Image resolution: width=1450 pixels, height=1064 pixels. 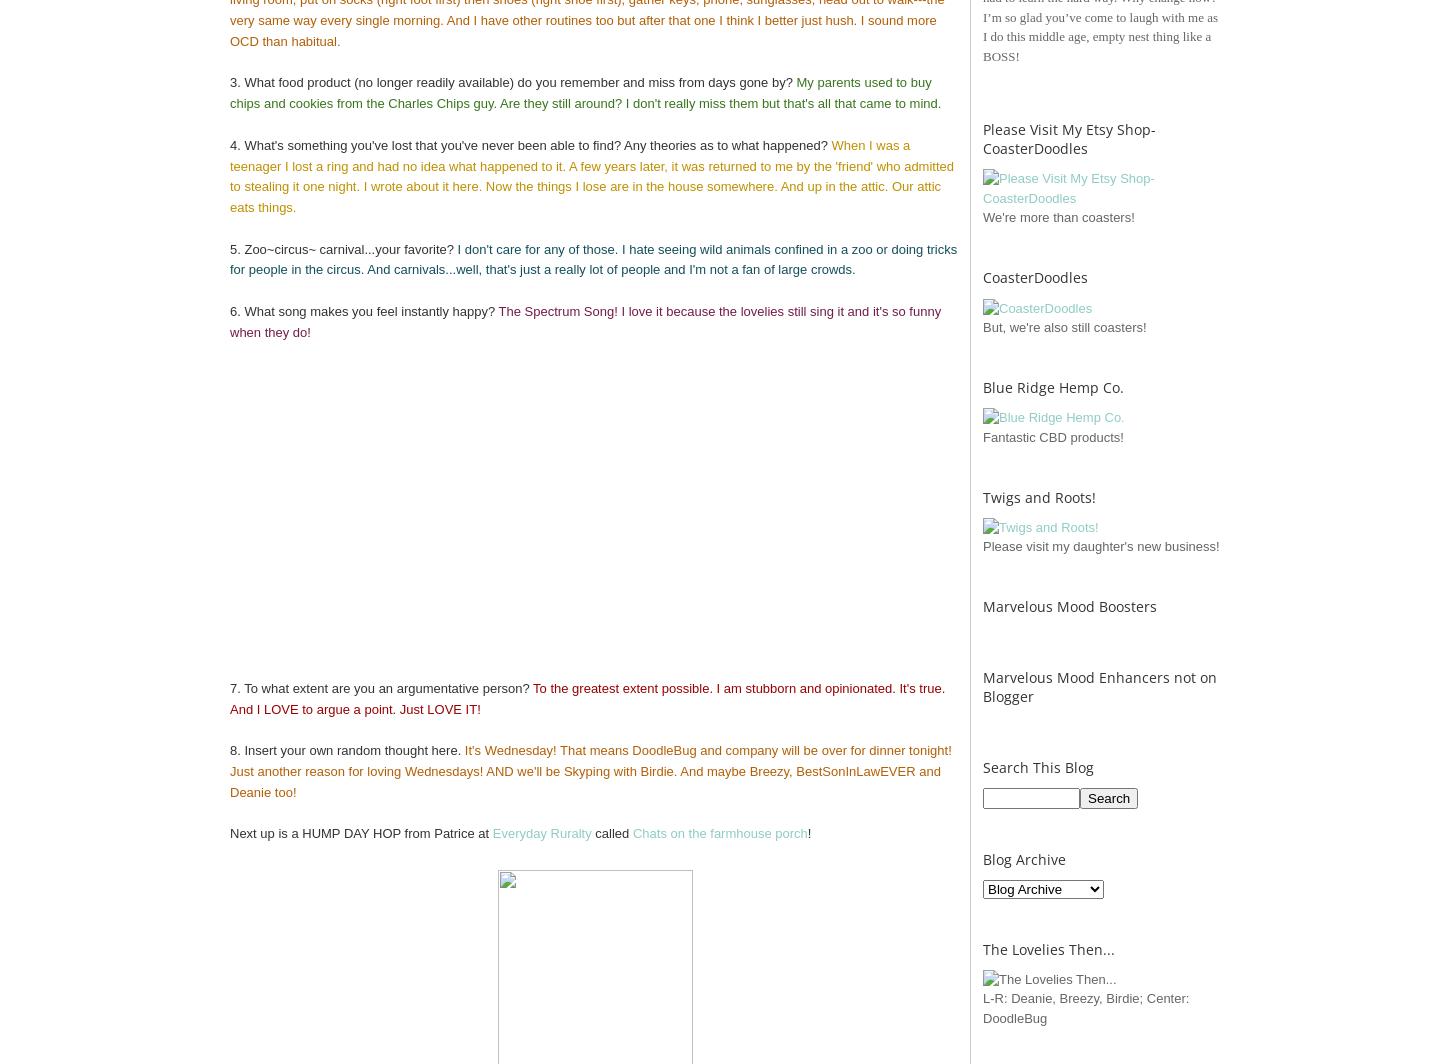 What do you see at coordinates (1069, 606) in the screenshot?
I see `'Marvelous Mood Boosters'` at bounding box center [1069, 606].